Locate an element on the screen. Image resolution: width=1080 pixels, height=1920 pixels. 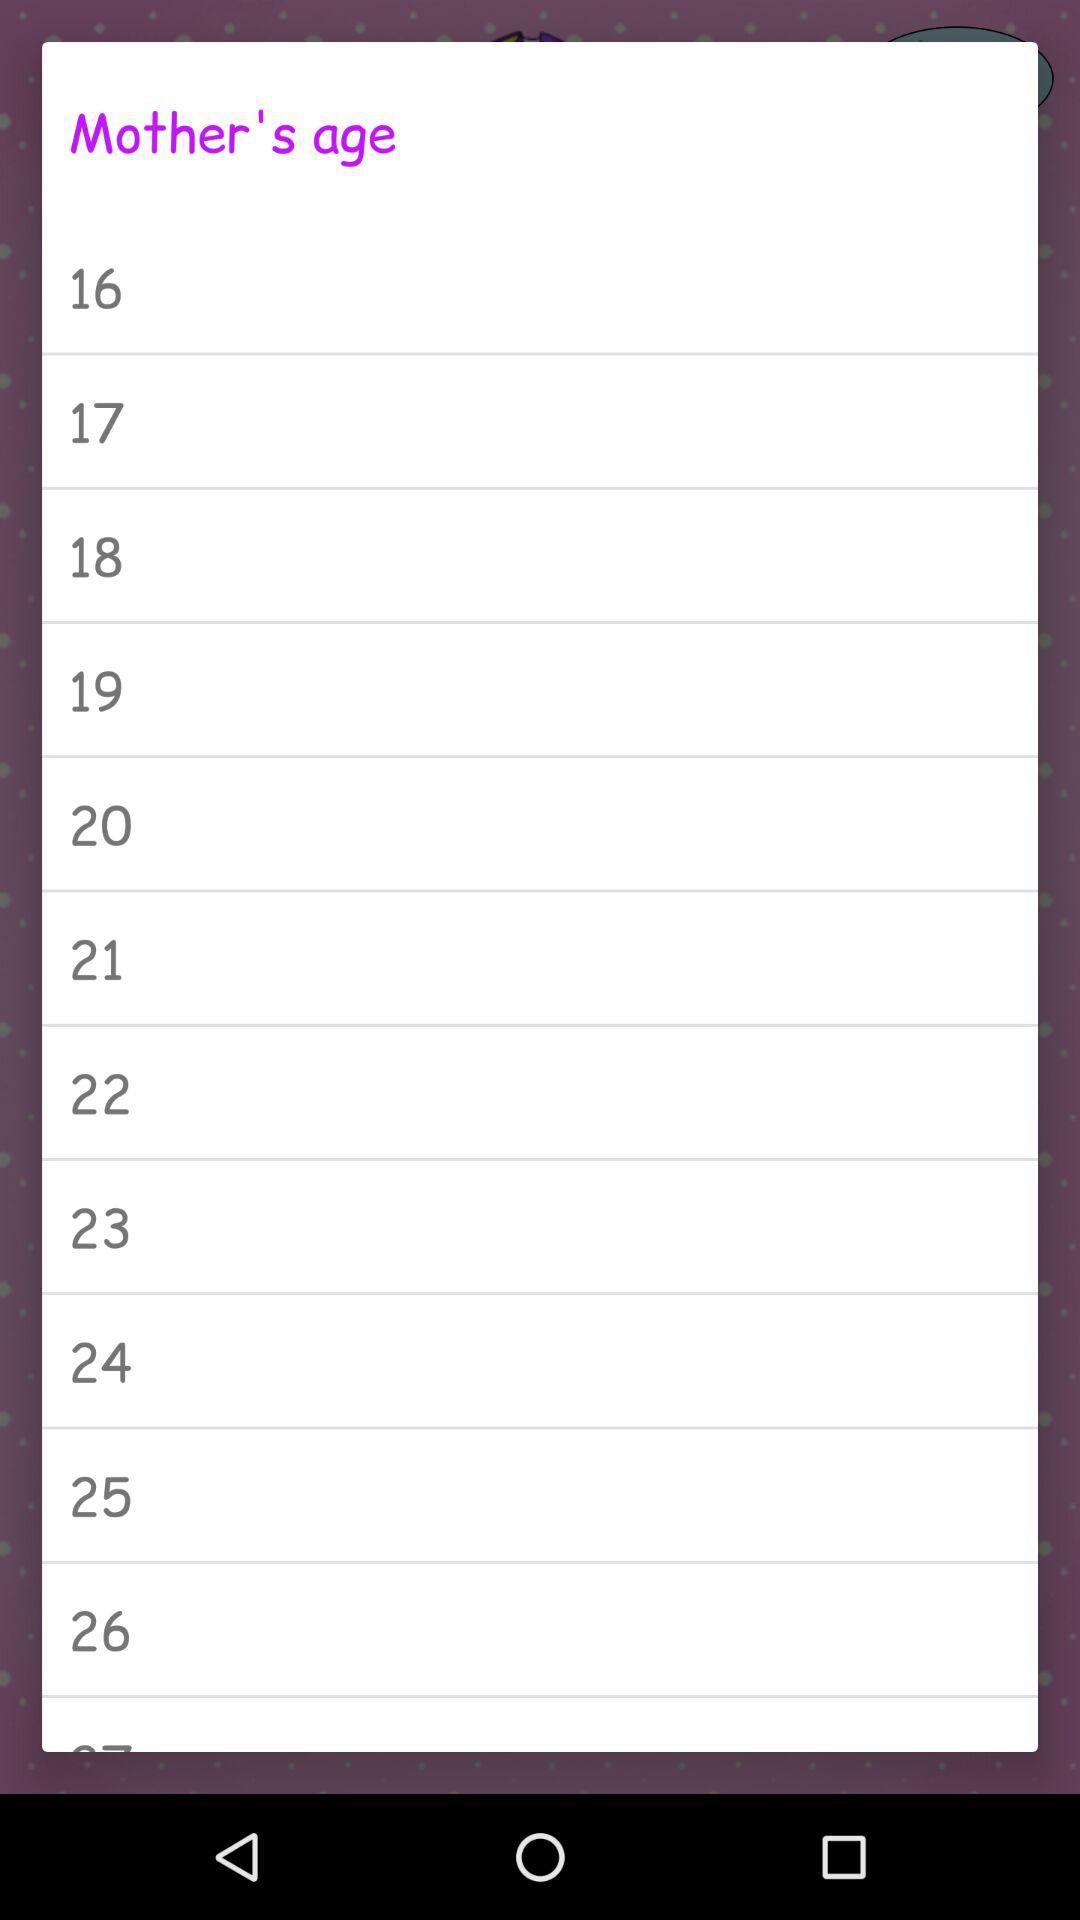
icon above 17 item is located at coordinates (540, 285).